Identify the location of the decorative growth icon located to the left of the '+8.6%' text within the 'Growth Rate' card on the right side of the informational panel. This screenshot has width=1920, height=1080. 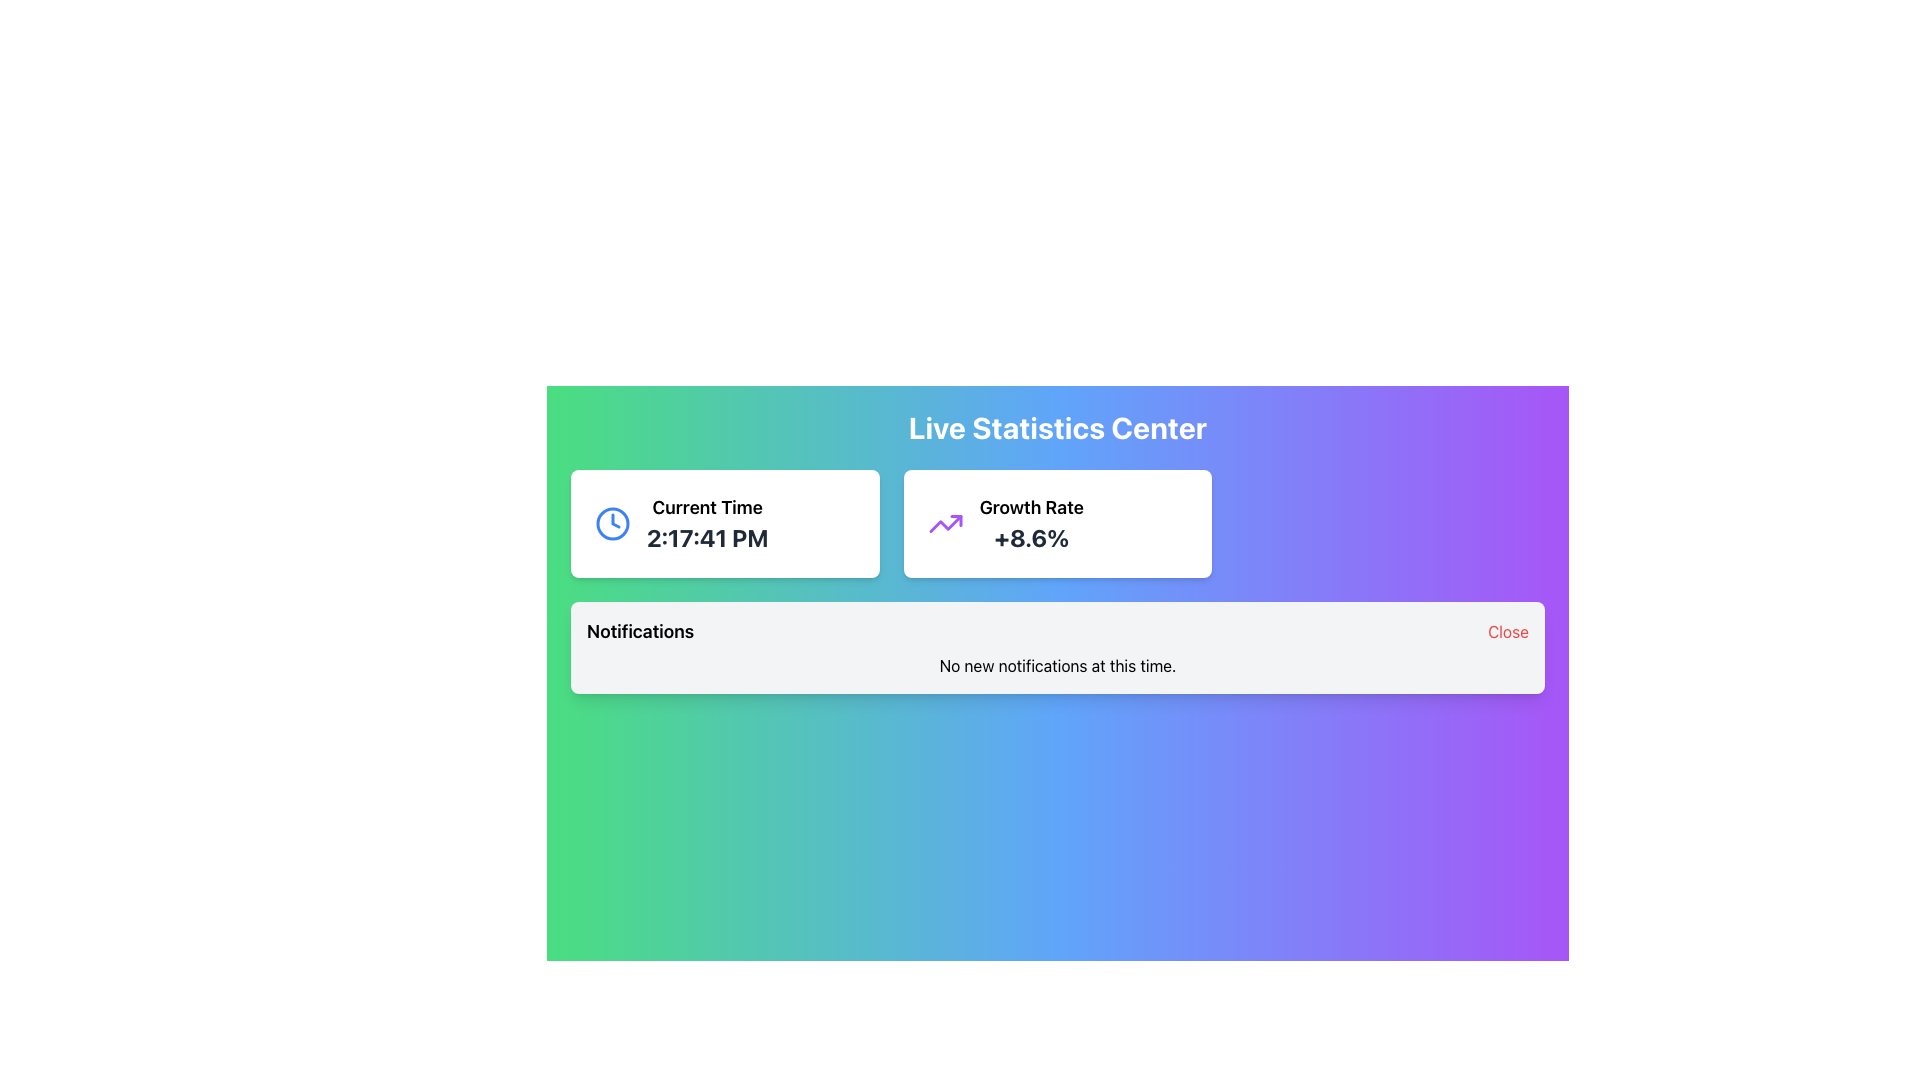
(944, 523).